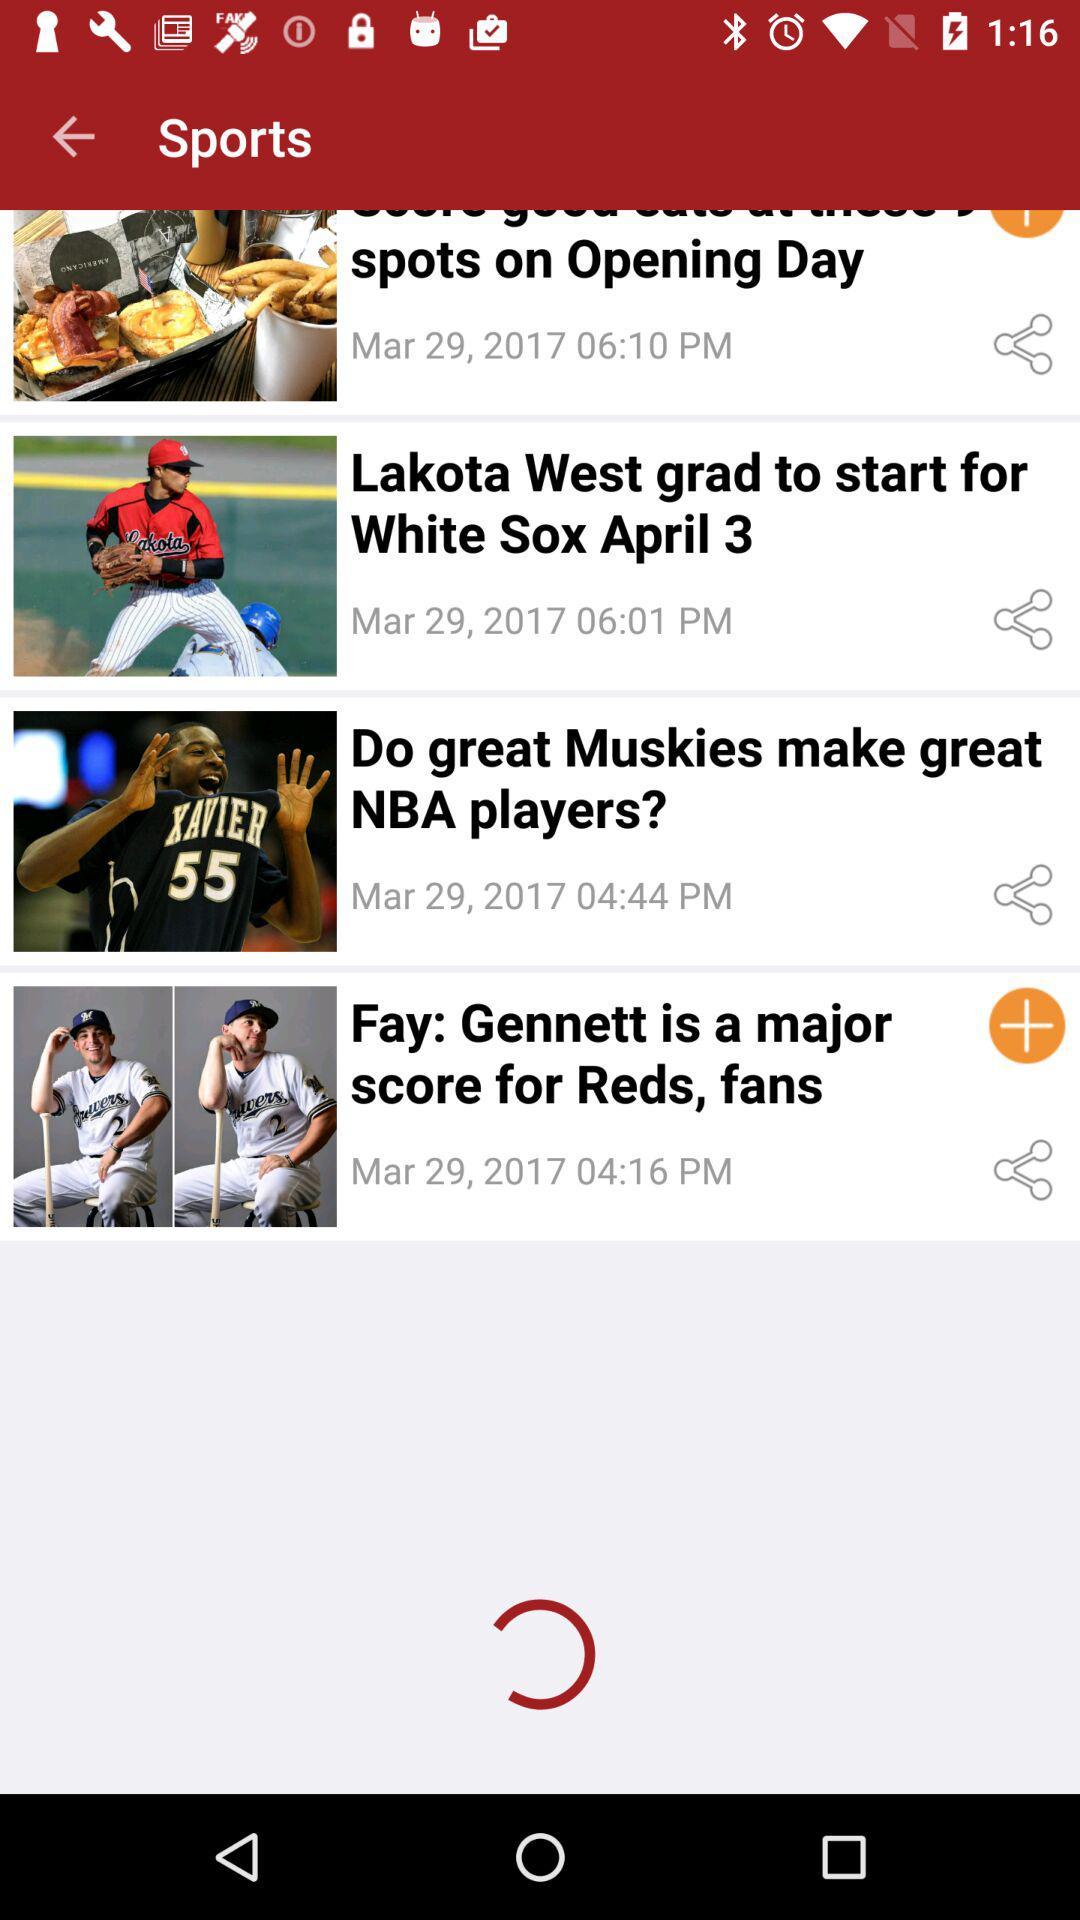 The image size is (1080, 1920). I want to click on the icon to the left of sports, so click(72, 135).